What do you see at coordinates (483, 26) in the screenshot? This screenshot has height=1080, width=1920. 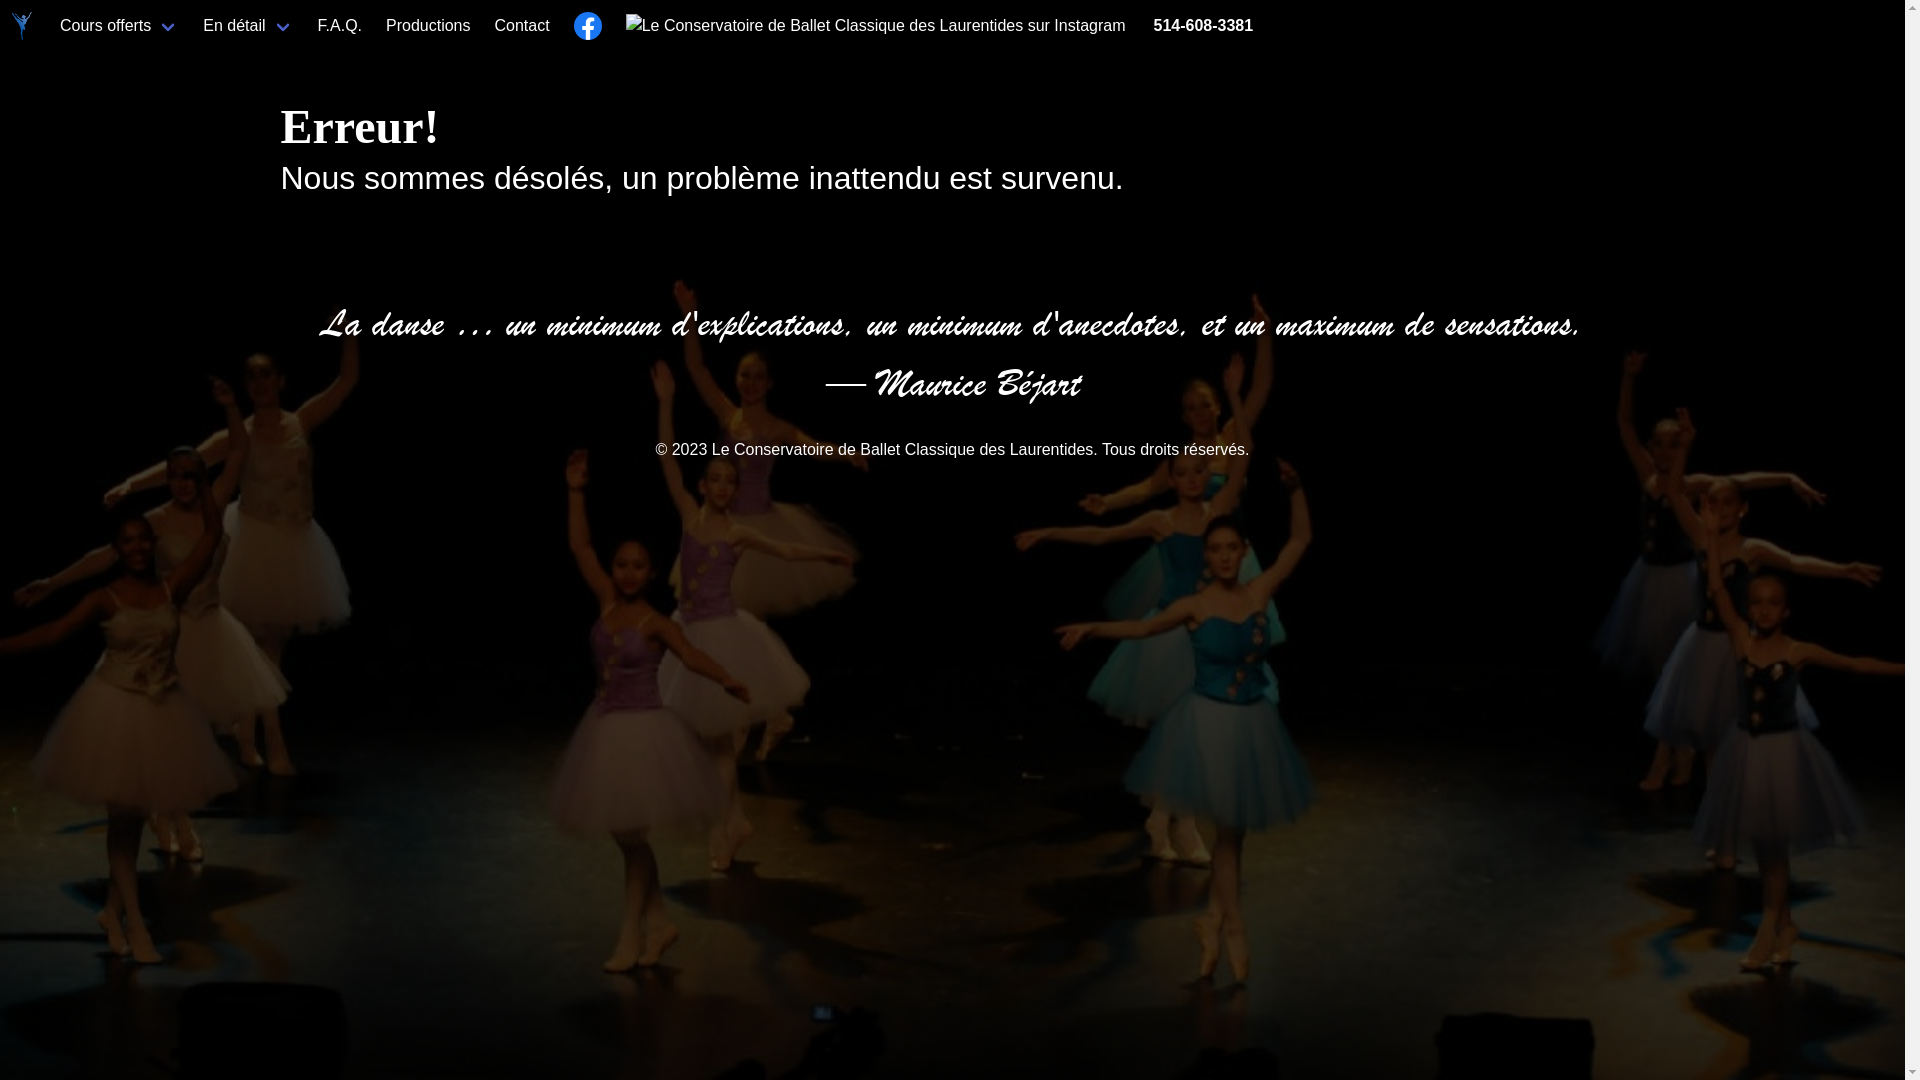 I see `'Contact'` at bounding box center [483, 26].